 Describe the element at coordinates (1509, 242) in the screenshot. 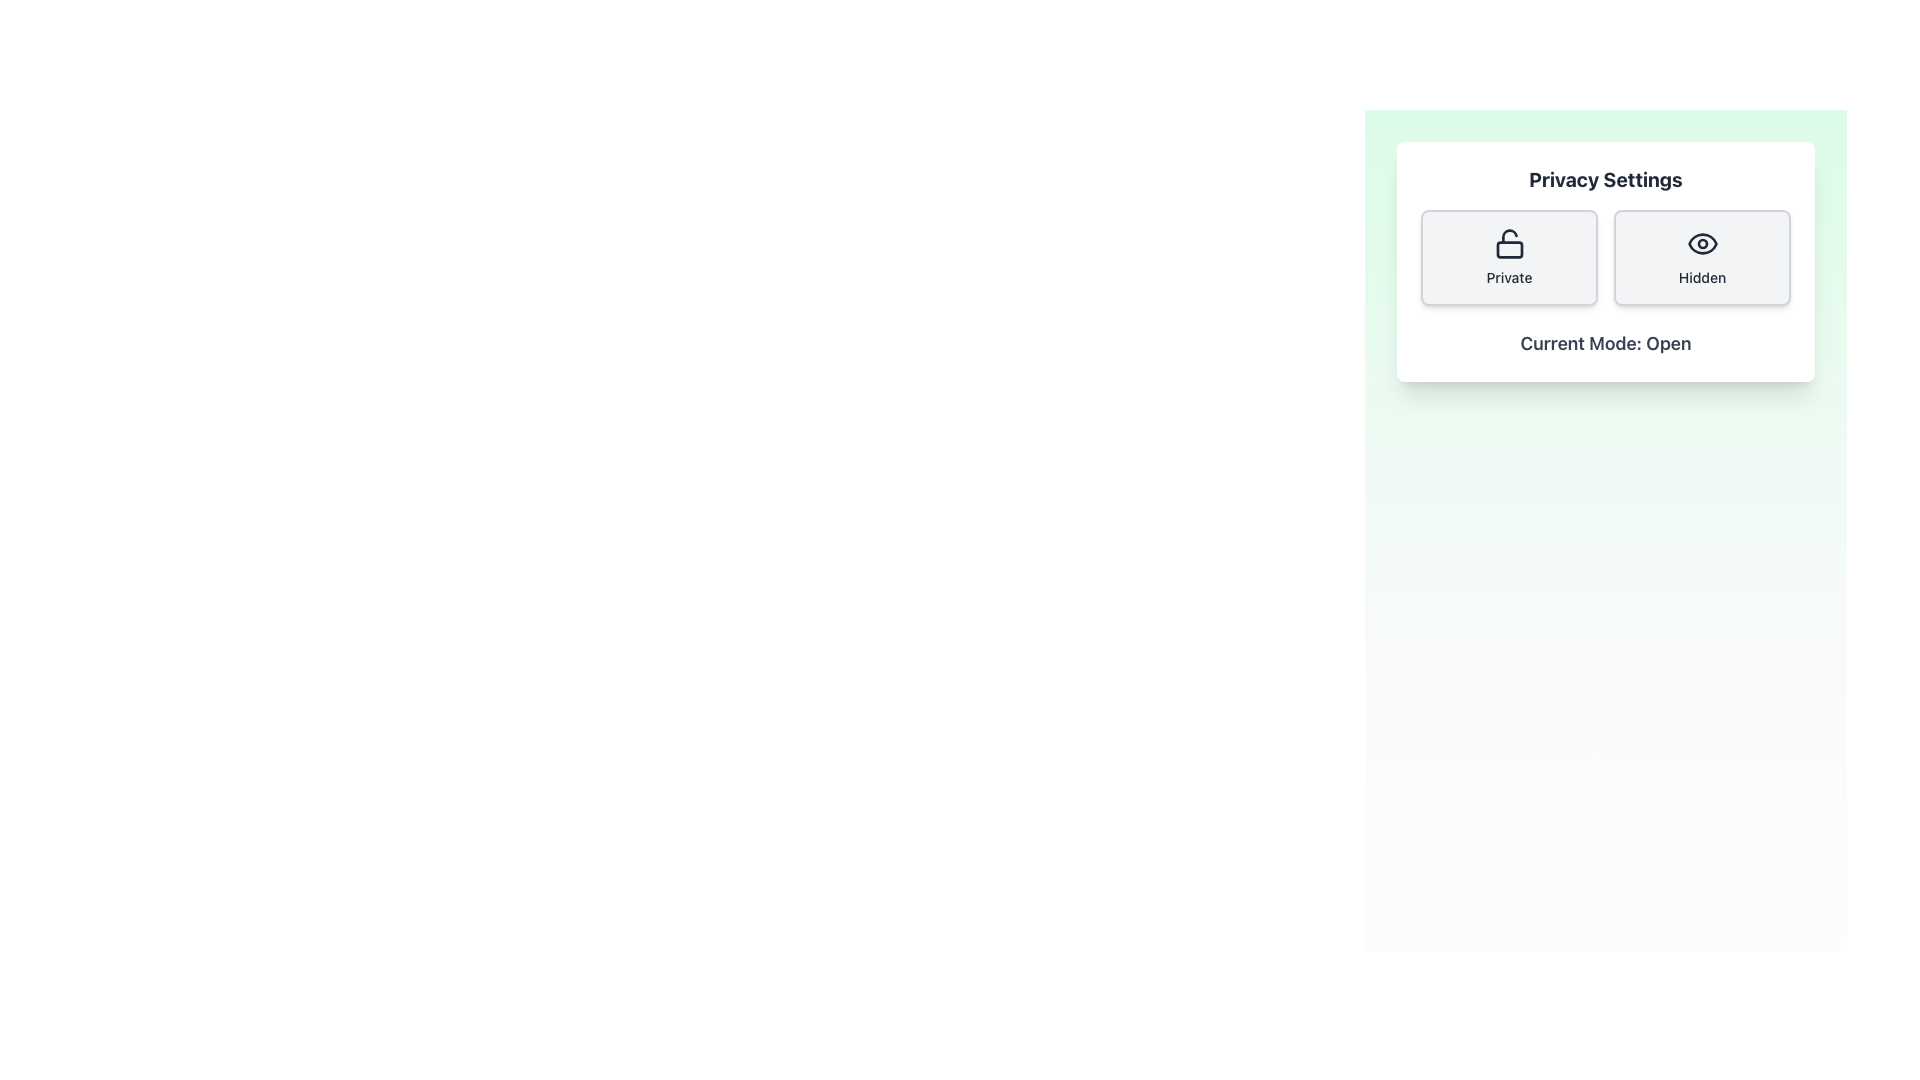

I see `the 'Private' state icon in the 'Privacy Settings' interface, located at the top-center of the 'Private' button` at that location.